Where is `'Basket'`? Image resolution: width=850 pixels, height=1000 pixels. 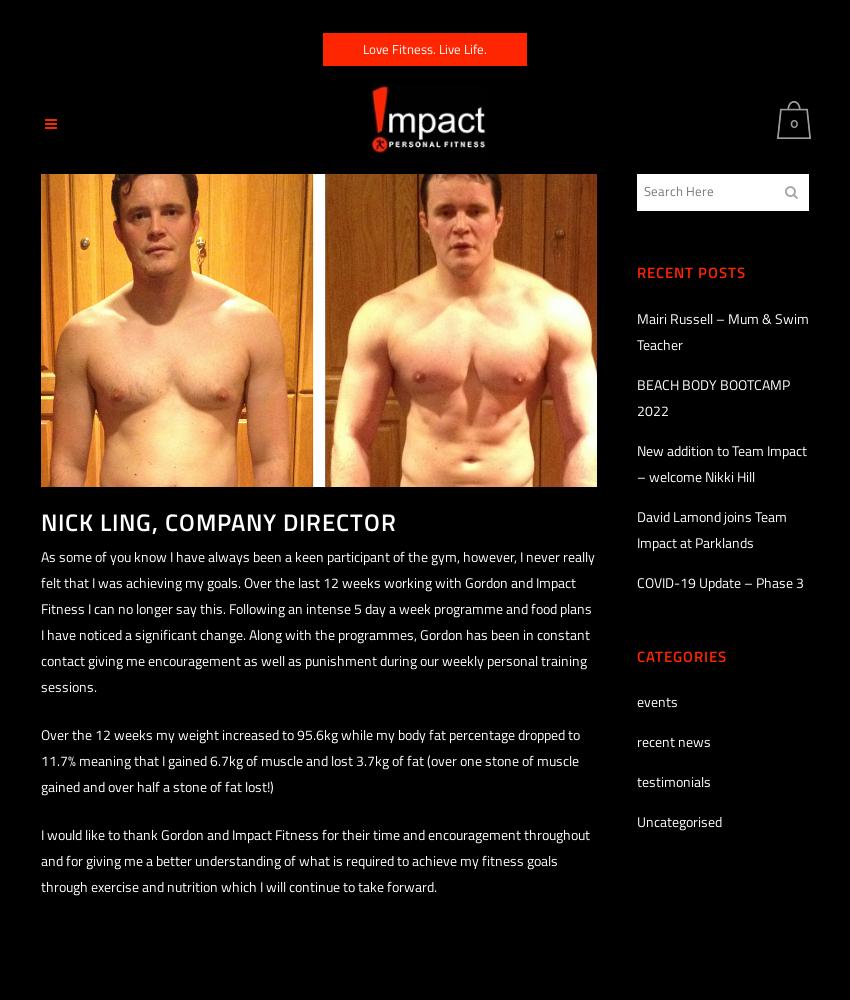
'Basket' is located at coordinates (622, 256).